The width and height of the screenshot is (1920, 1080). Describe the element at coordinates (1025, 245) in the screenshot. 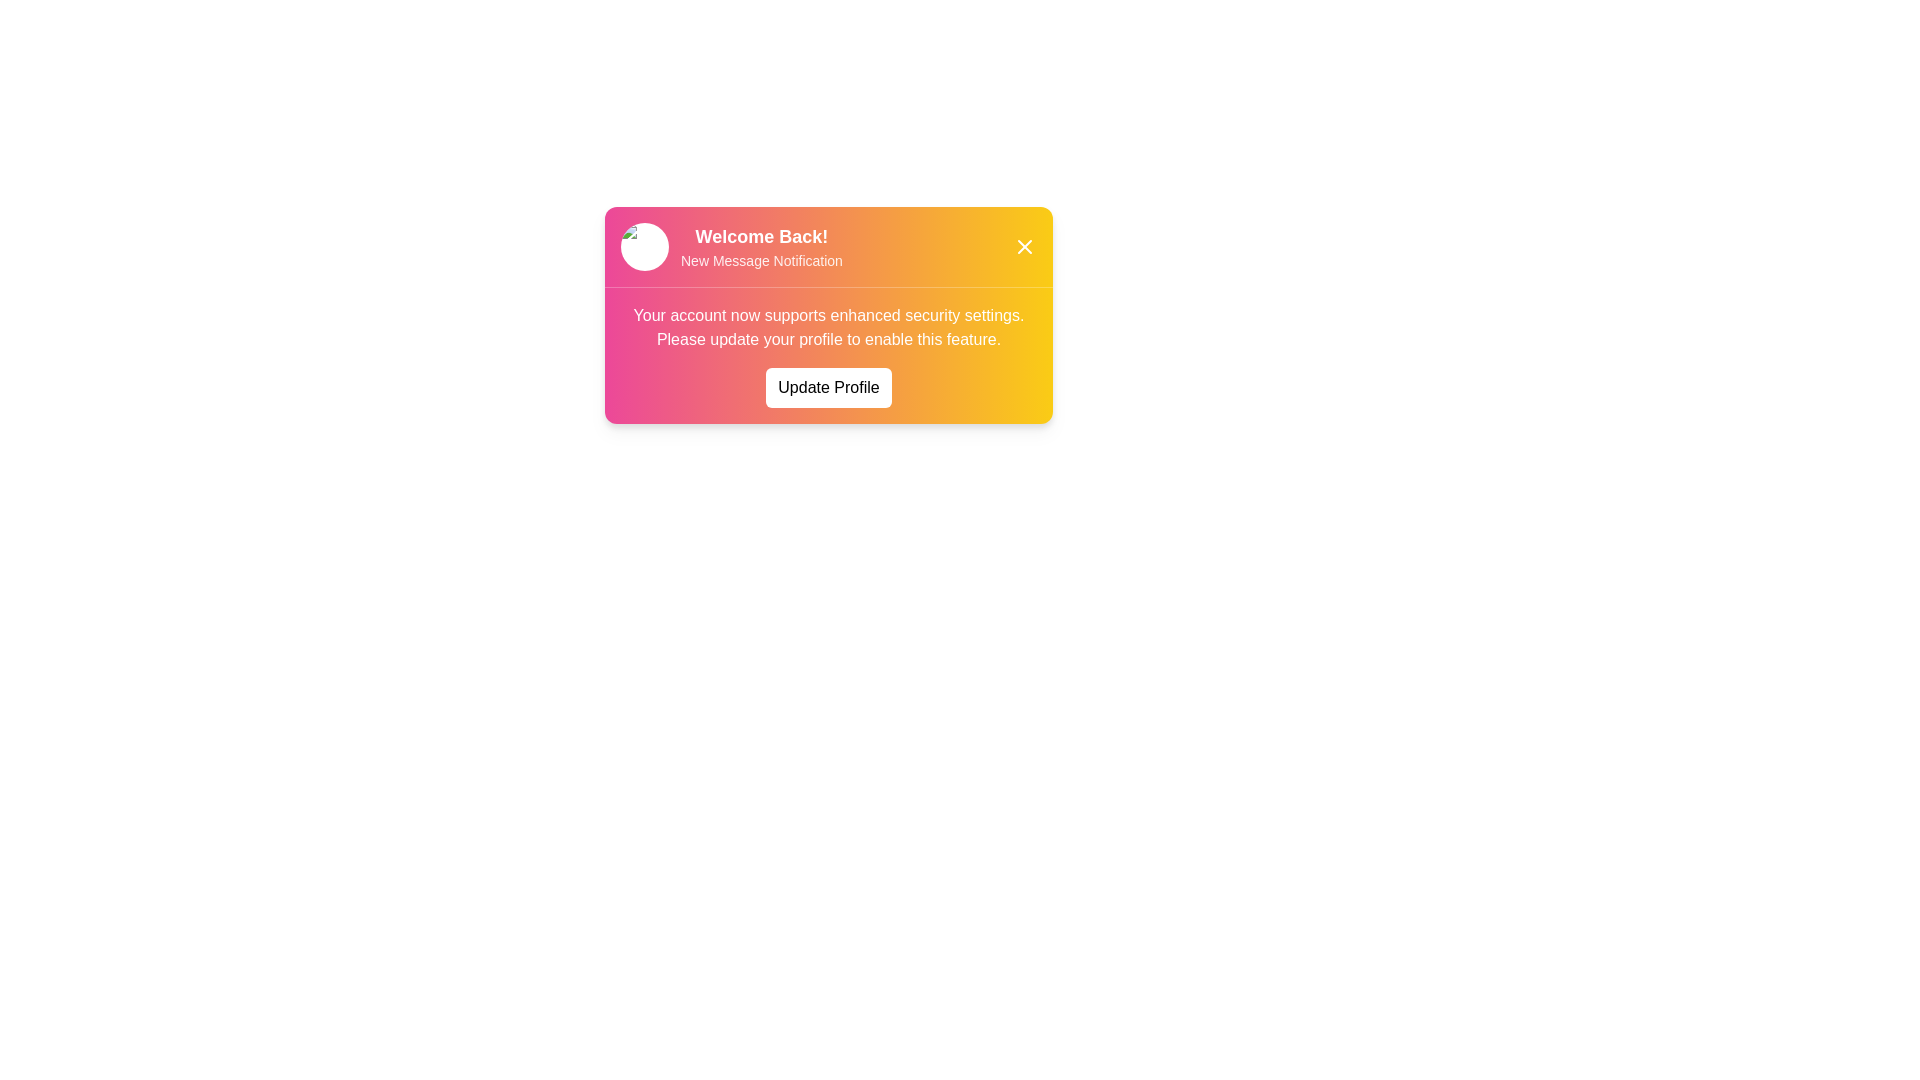

I see `close button to hide the alert` at that location.